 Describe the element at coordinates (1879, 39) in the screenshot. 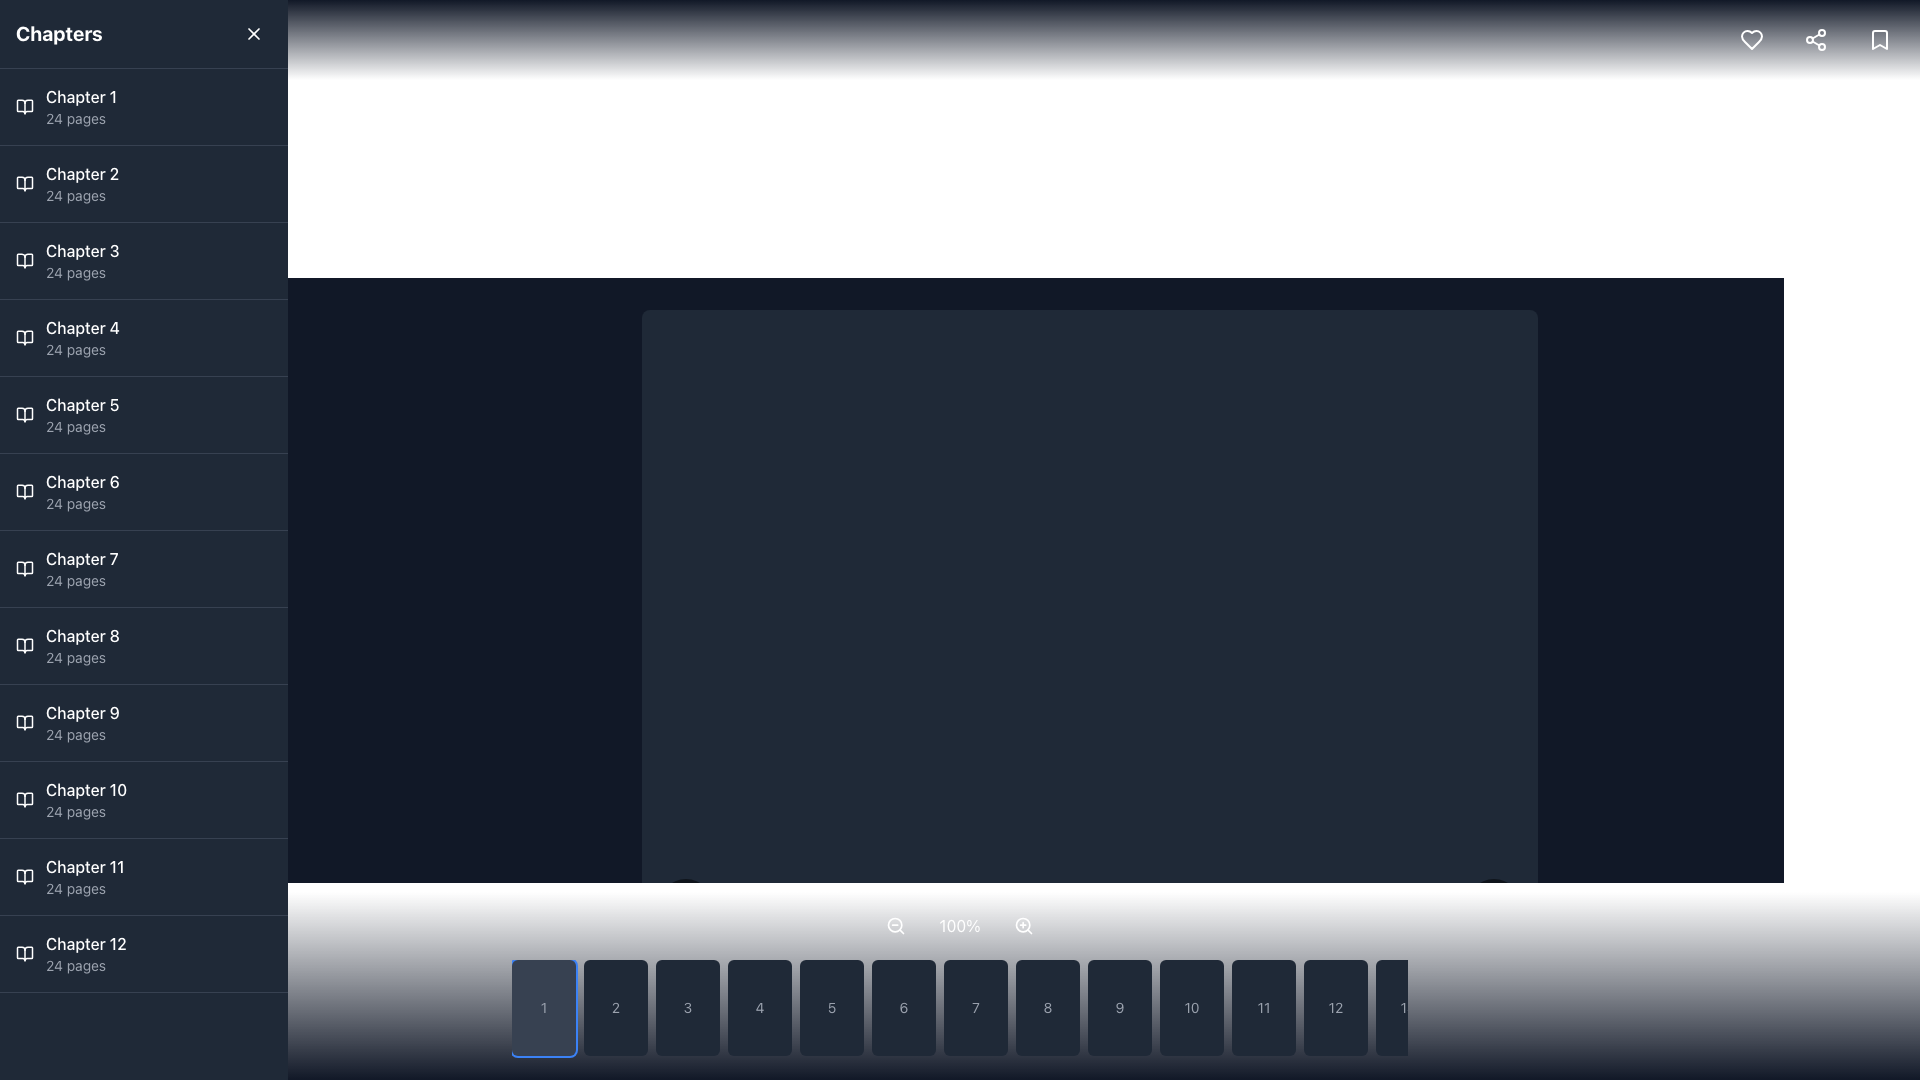

I see `the bookmark icon in the top-right corner of the interface to bookmark or unbookmark an item` at that location.